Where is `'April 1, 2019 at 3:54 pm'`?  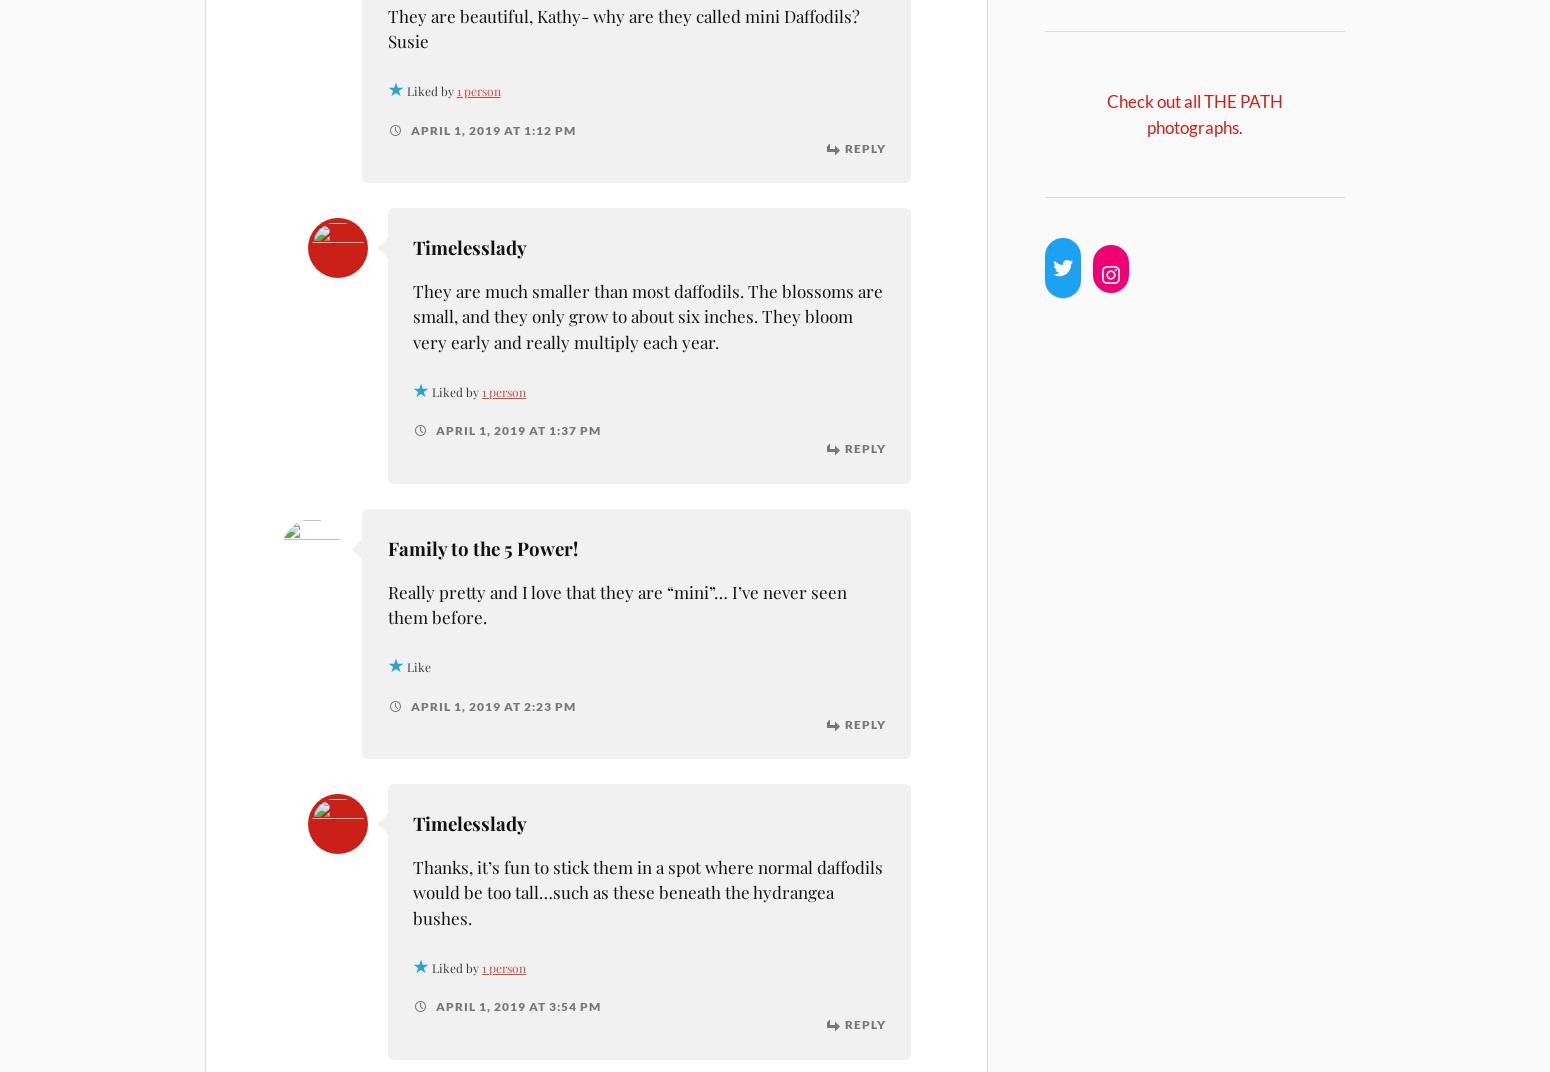 'April 1, 2019 at 3:54 pm' is located at coordinates (515, 1006).